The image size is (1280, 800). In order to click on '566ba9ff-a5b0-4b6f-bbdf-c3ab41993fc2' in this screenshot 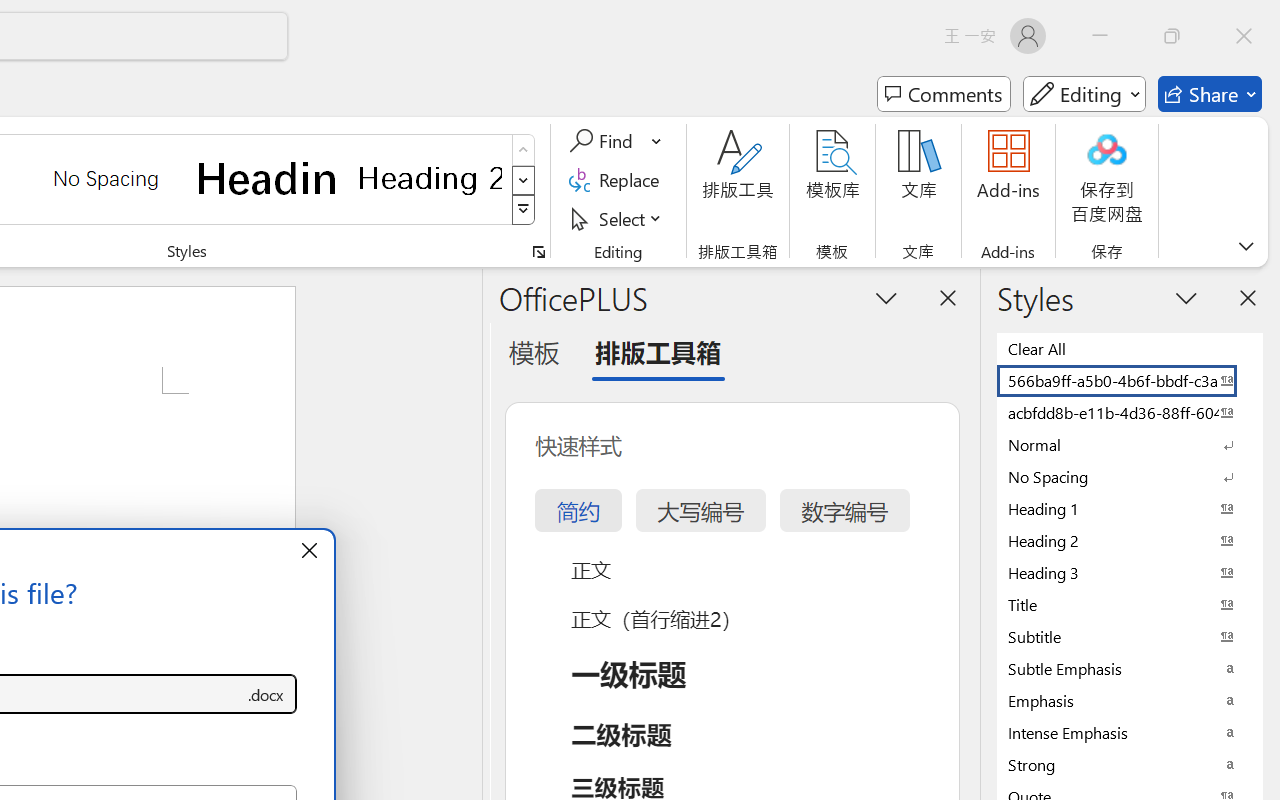, I will do `click(1130, 379)`.